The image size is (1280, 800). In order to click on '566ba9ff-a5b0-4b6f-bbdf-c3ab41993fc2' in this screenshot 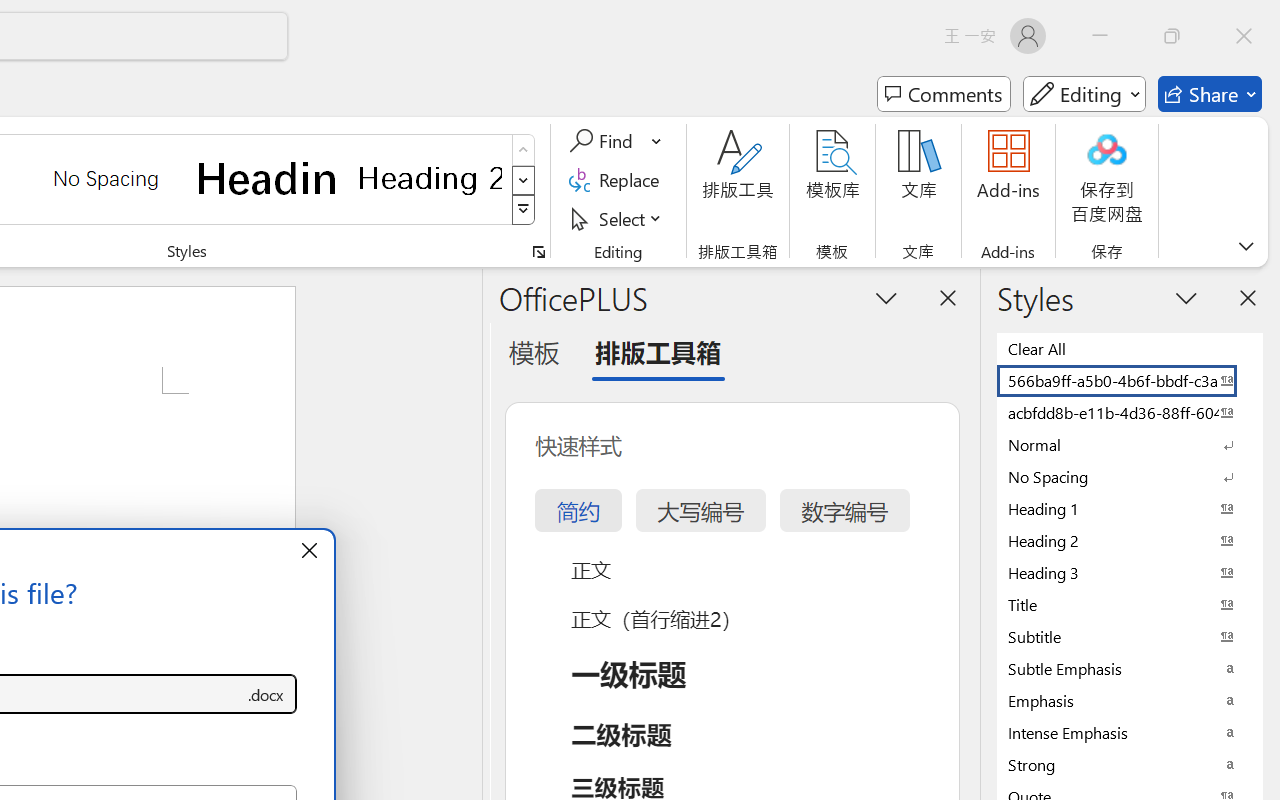, I will do `click(1130, 379)`.